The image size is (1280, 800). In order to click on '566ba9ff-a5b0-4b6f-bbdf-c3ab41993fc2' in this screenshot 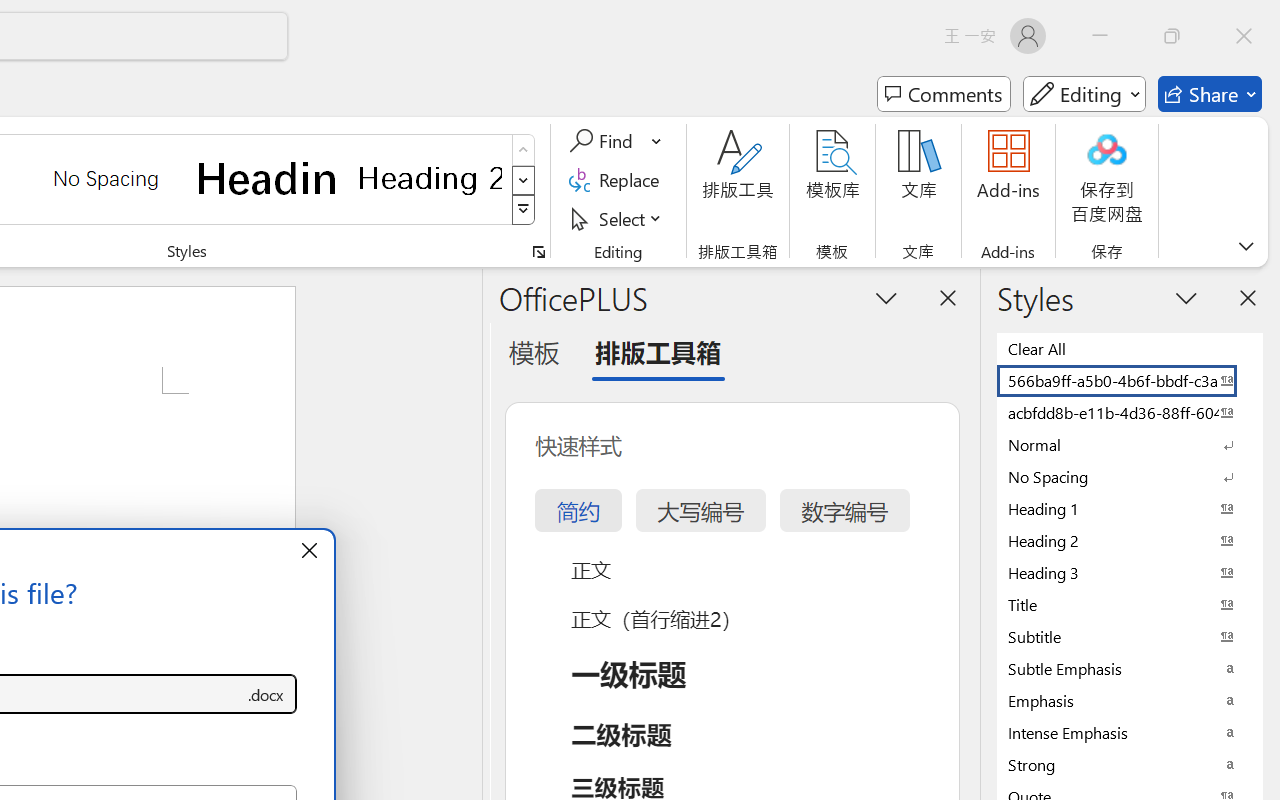, I will do `click(1130, 379)`.